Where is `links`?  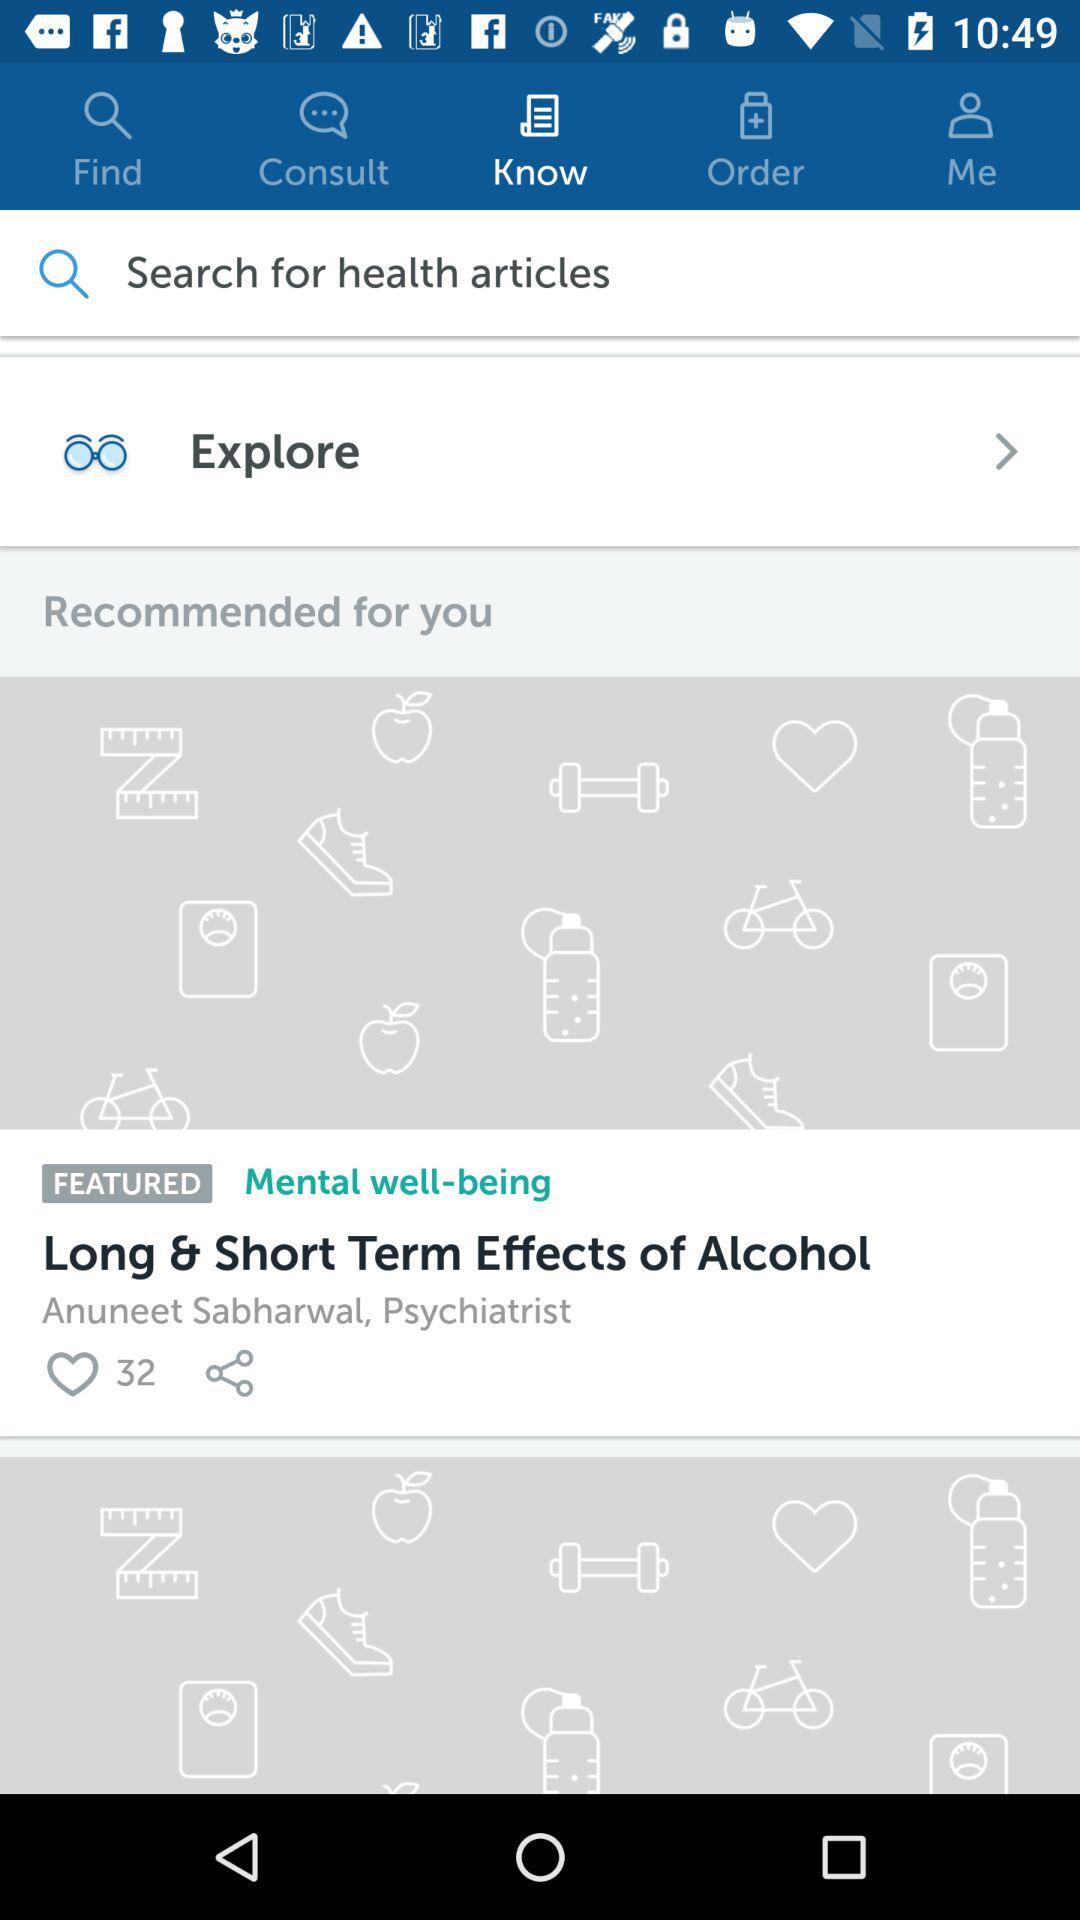
links is located at coordinates (233, 1372).